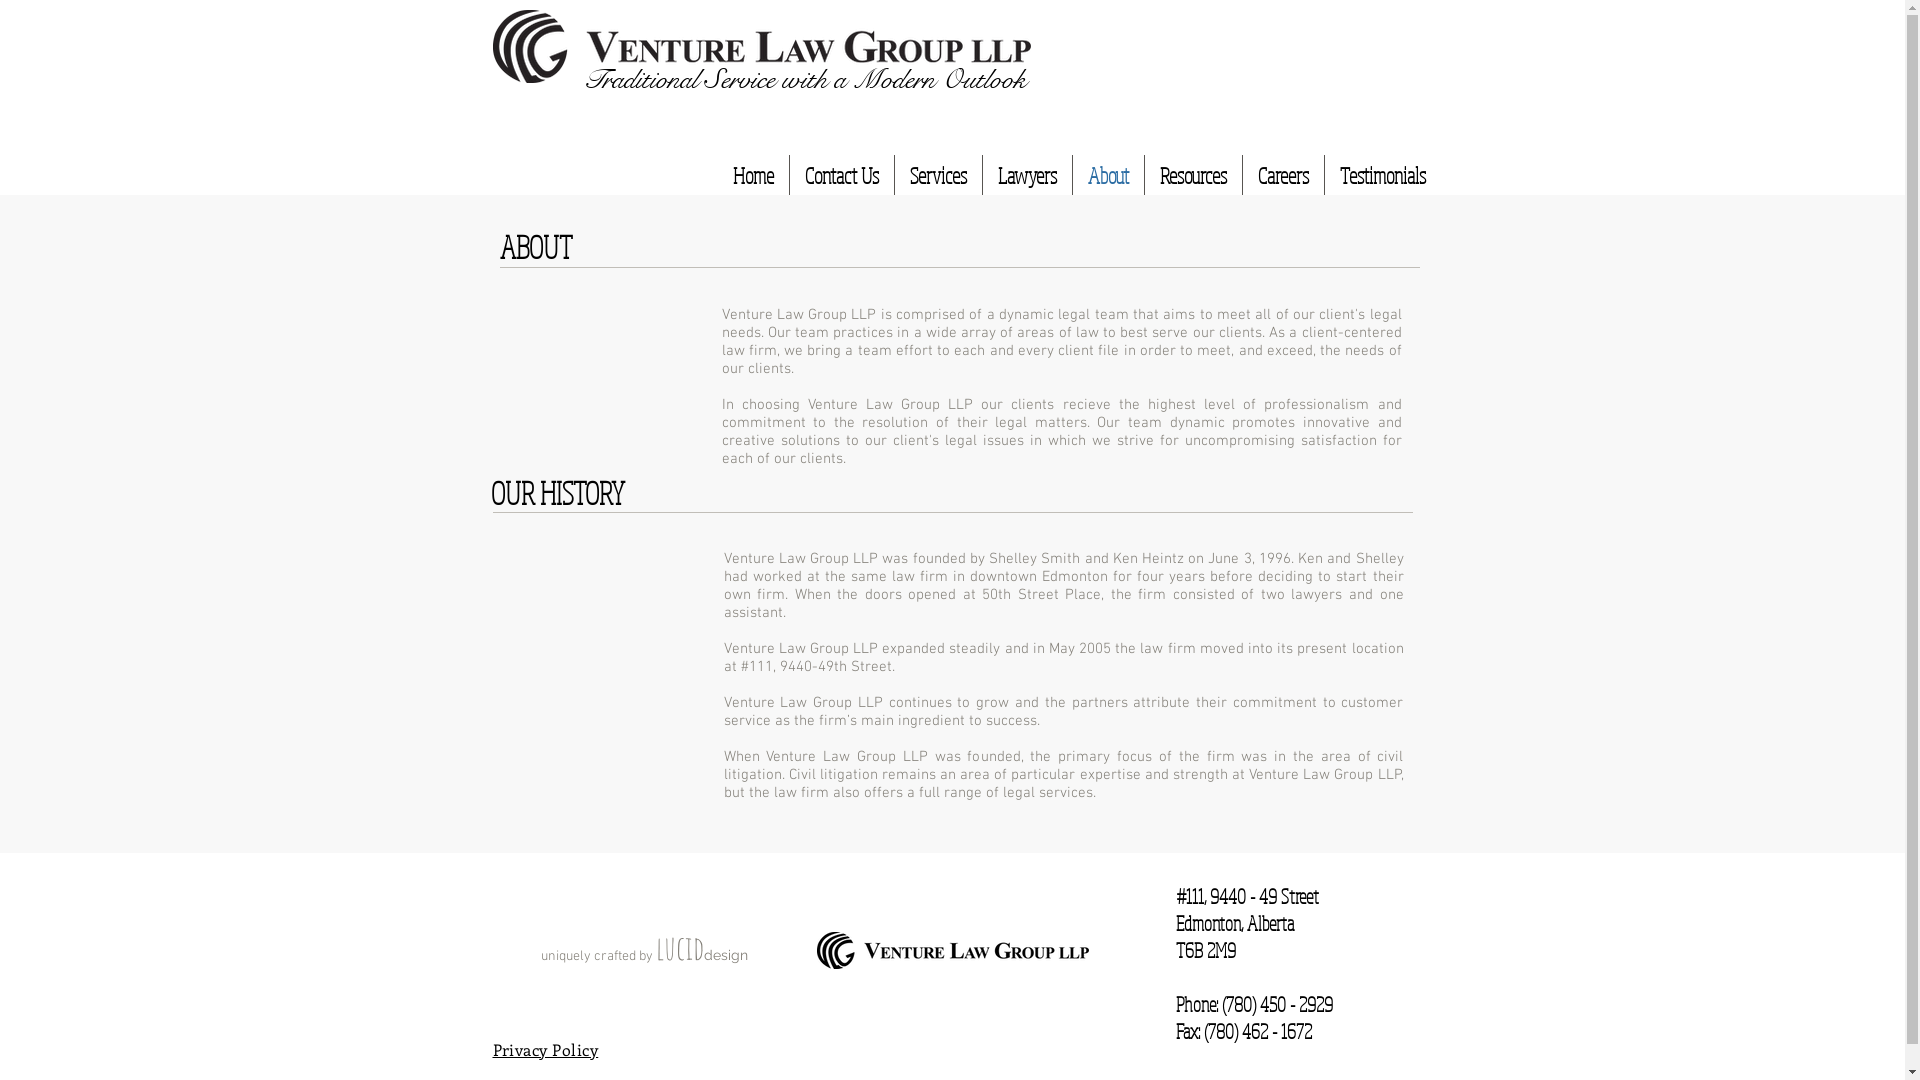 This screenshot has width=1920, height=1080. I want to click on 'Privacy Policy', so click(545, 1048).